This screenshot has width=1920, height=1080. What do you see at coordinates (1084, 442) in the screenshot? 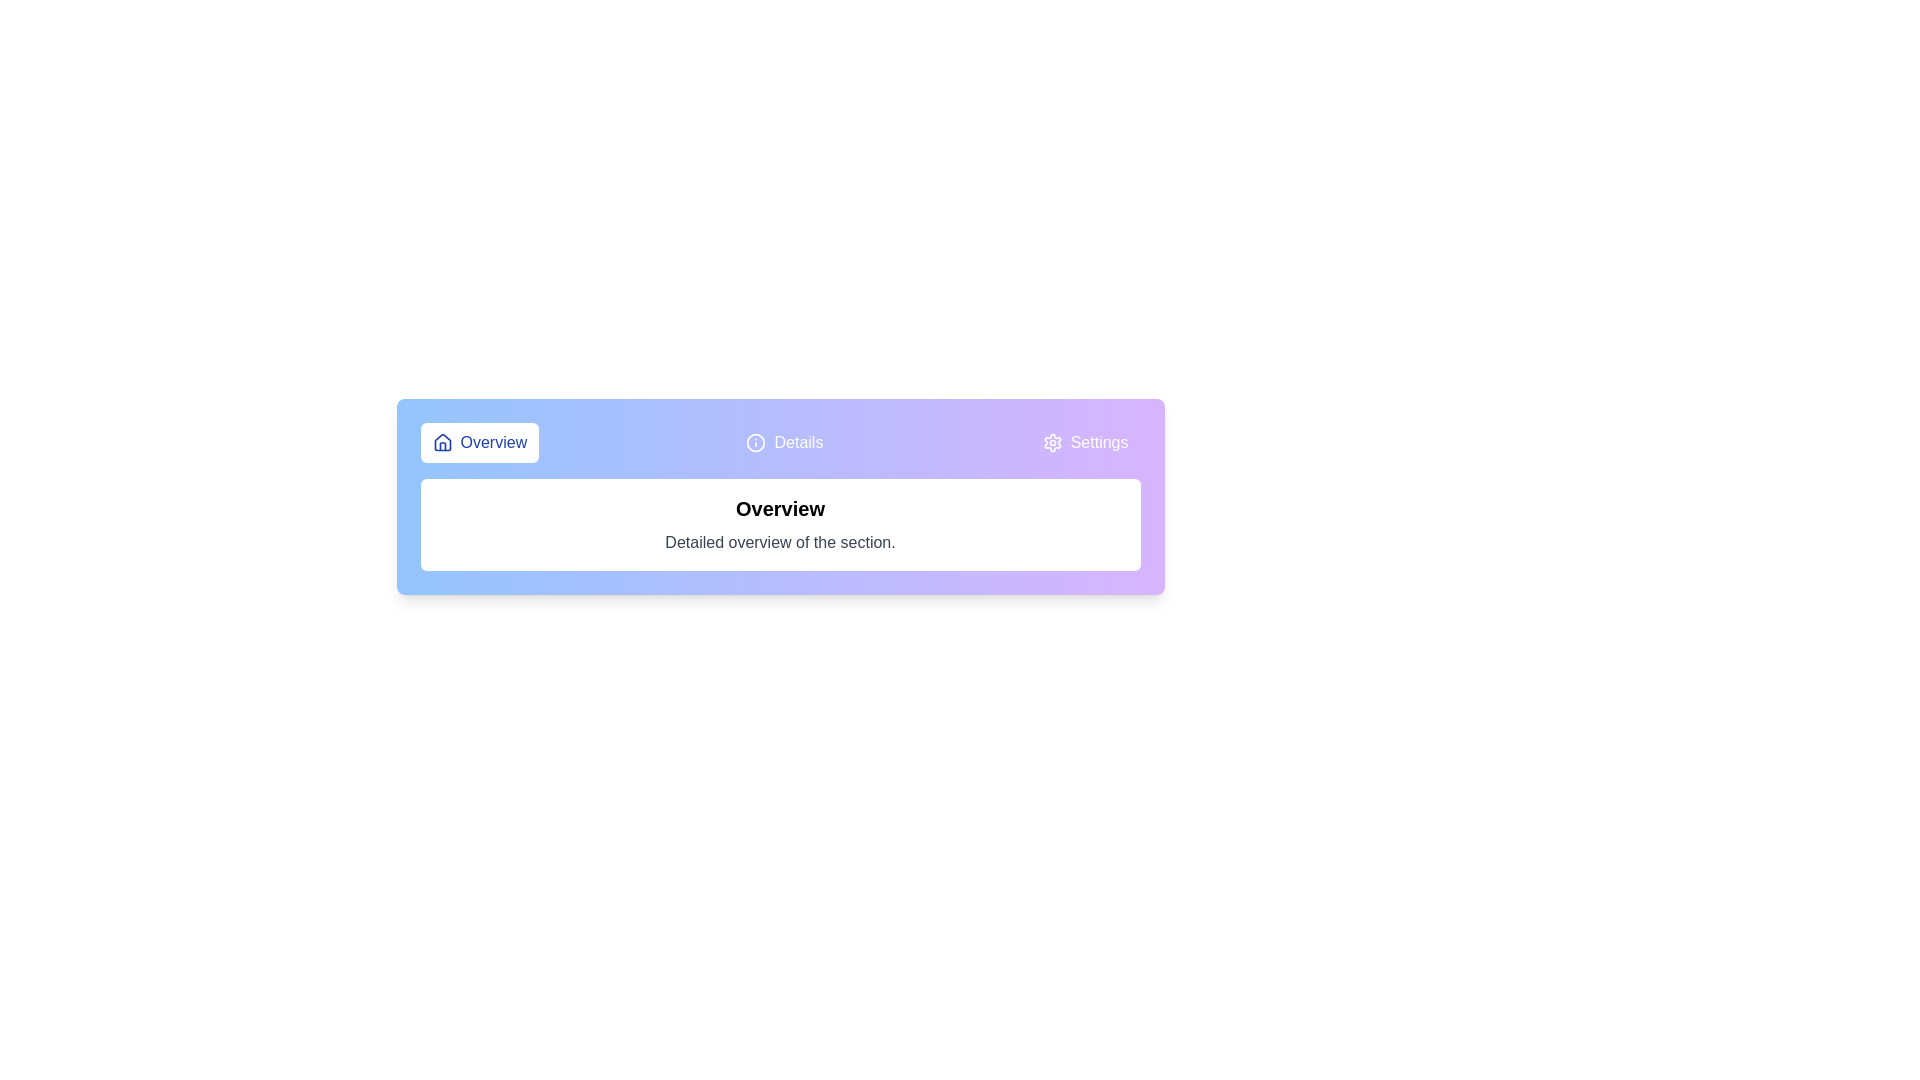
I see `the rightmost navigation button in the top-right corner` at bounding box center [1084, 442].